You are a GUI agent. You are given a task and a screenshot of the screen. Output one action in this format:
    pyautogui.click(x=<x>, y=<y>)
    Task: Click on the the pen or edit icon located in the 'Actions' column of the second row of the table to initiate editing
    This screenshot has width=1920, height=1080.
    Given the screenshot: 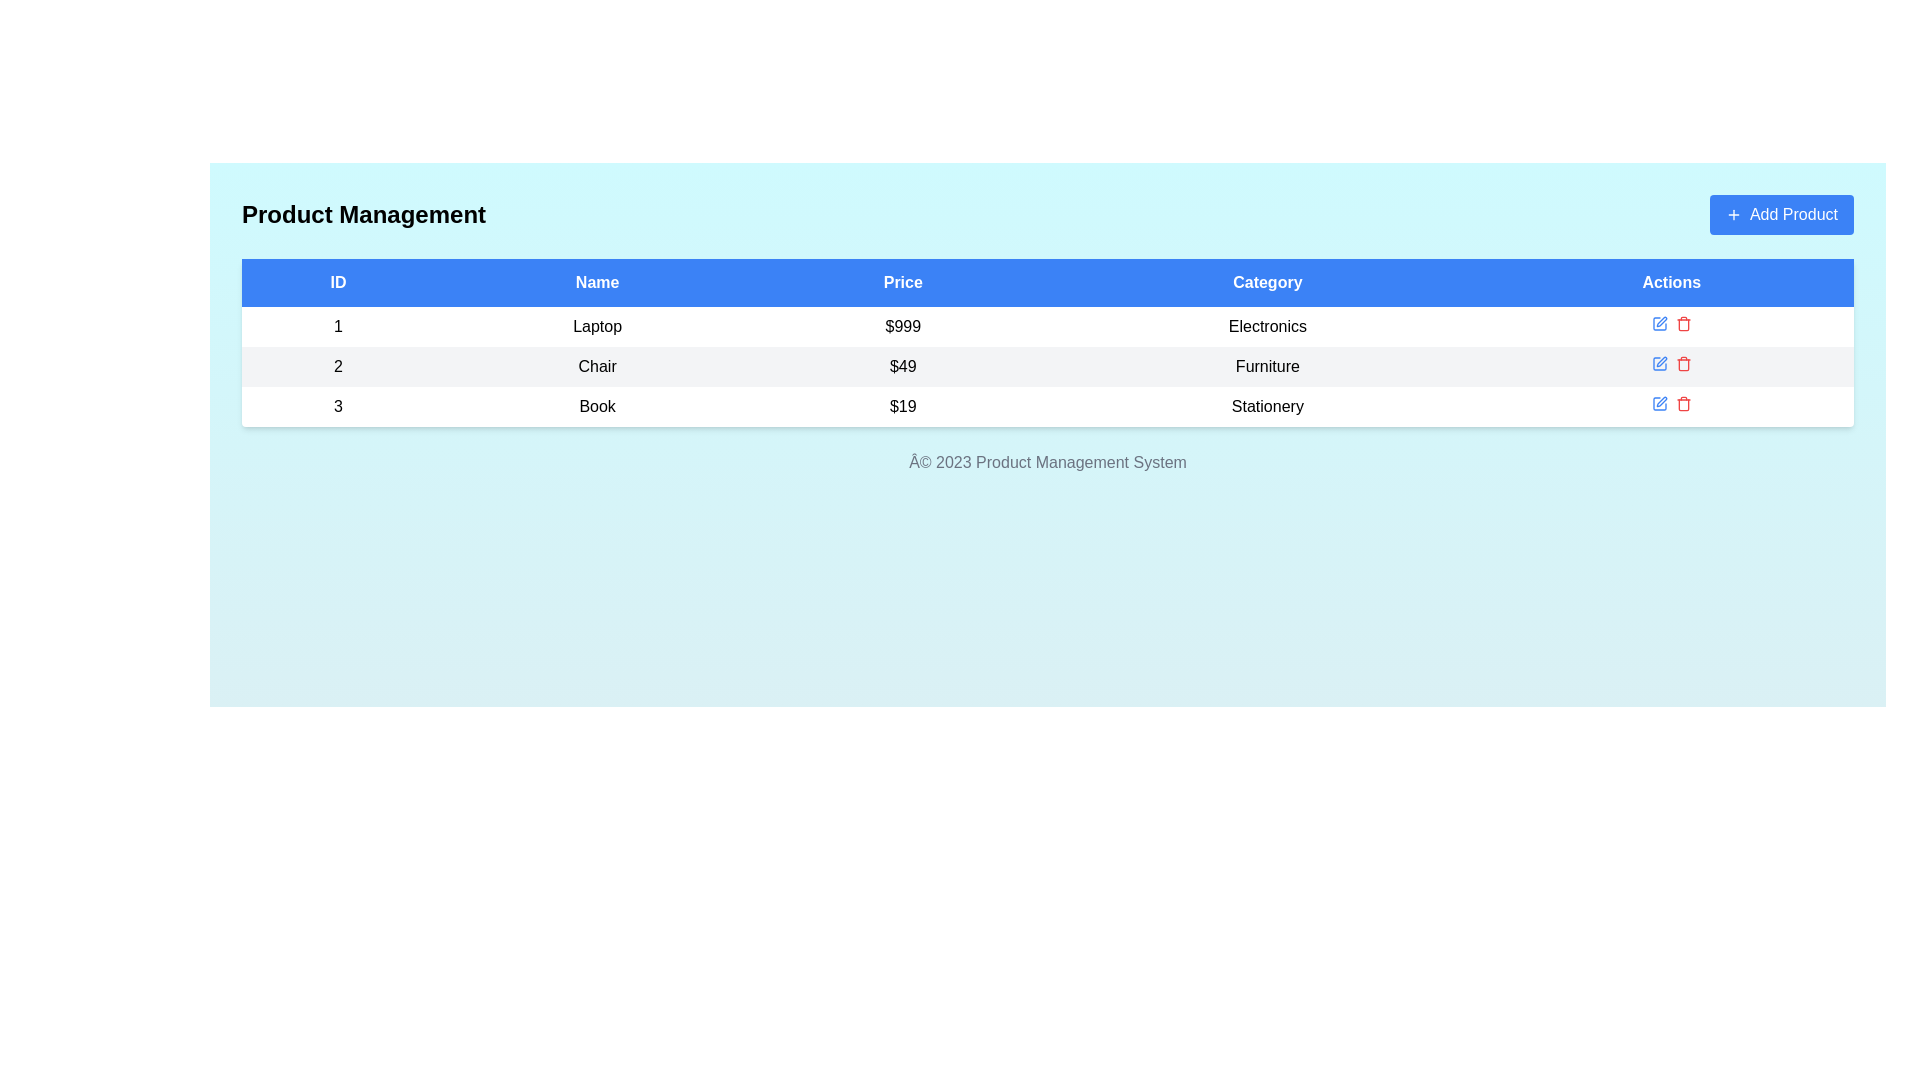 What is the action you would take?
    pyautogui.click(x=1661, y=362)
    